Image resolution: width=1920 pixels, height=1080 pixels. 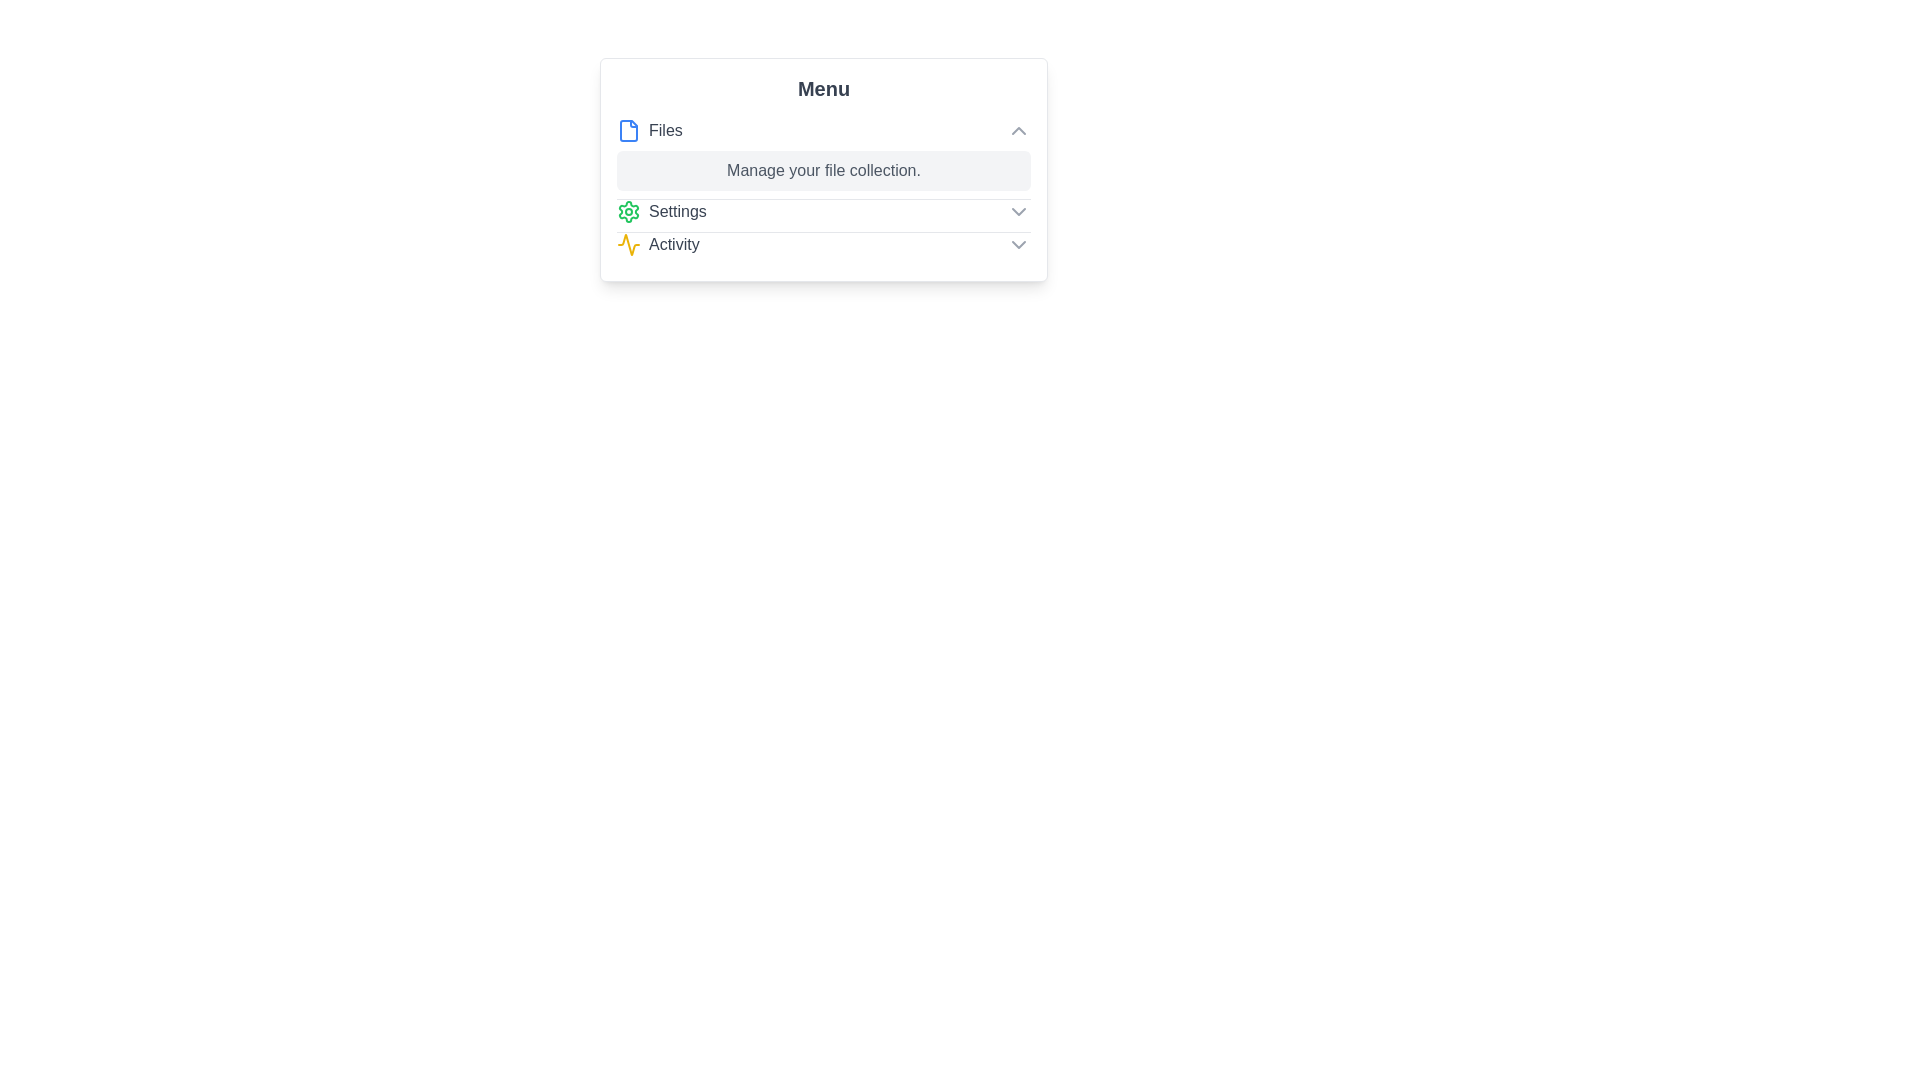 What do you see at coordinates (627, 212) in the screenshot?
I see `the icon next to Settings to trigger its interaction` at bounding box center [627, 212].